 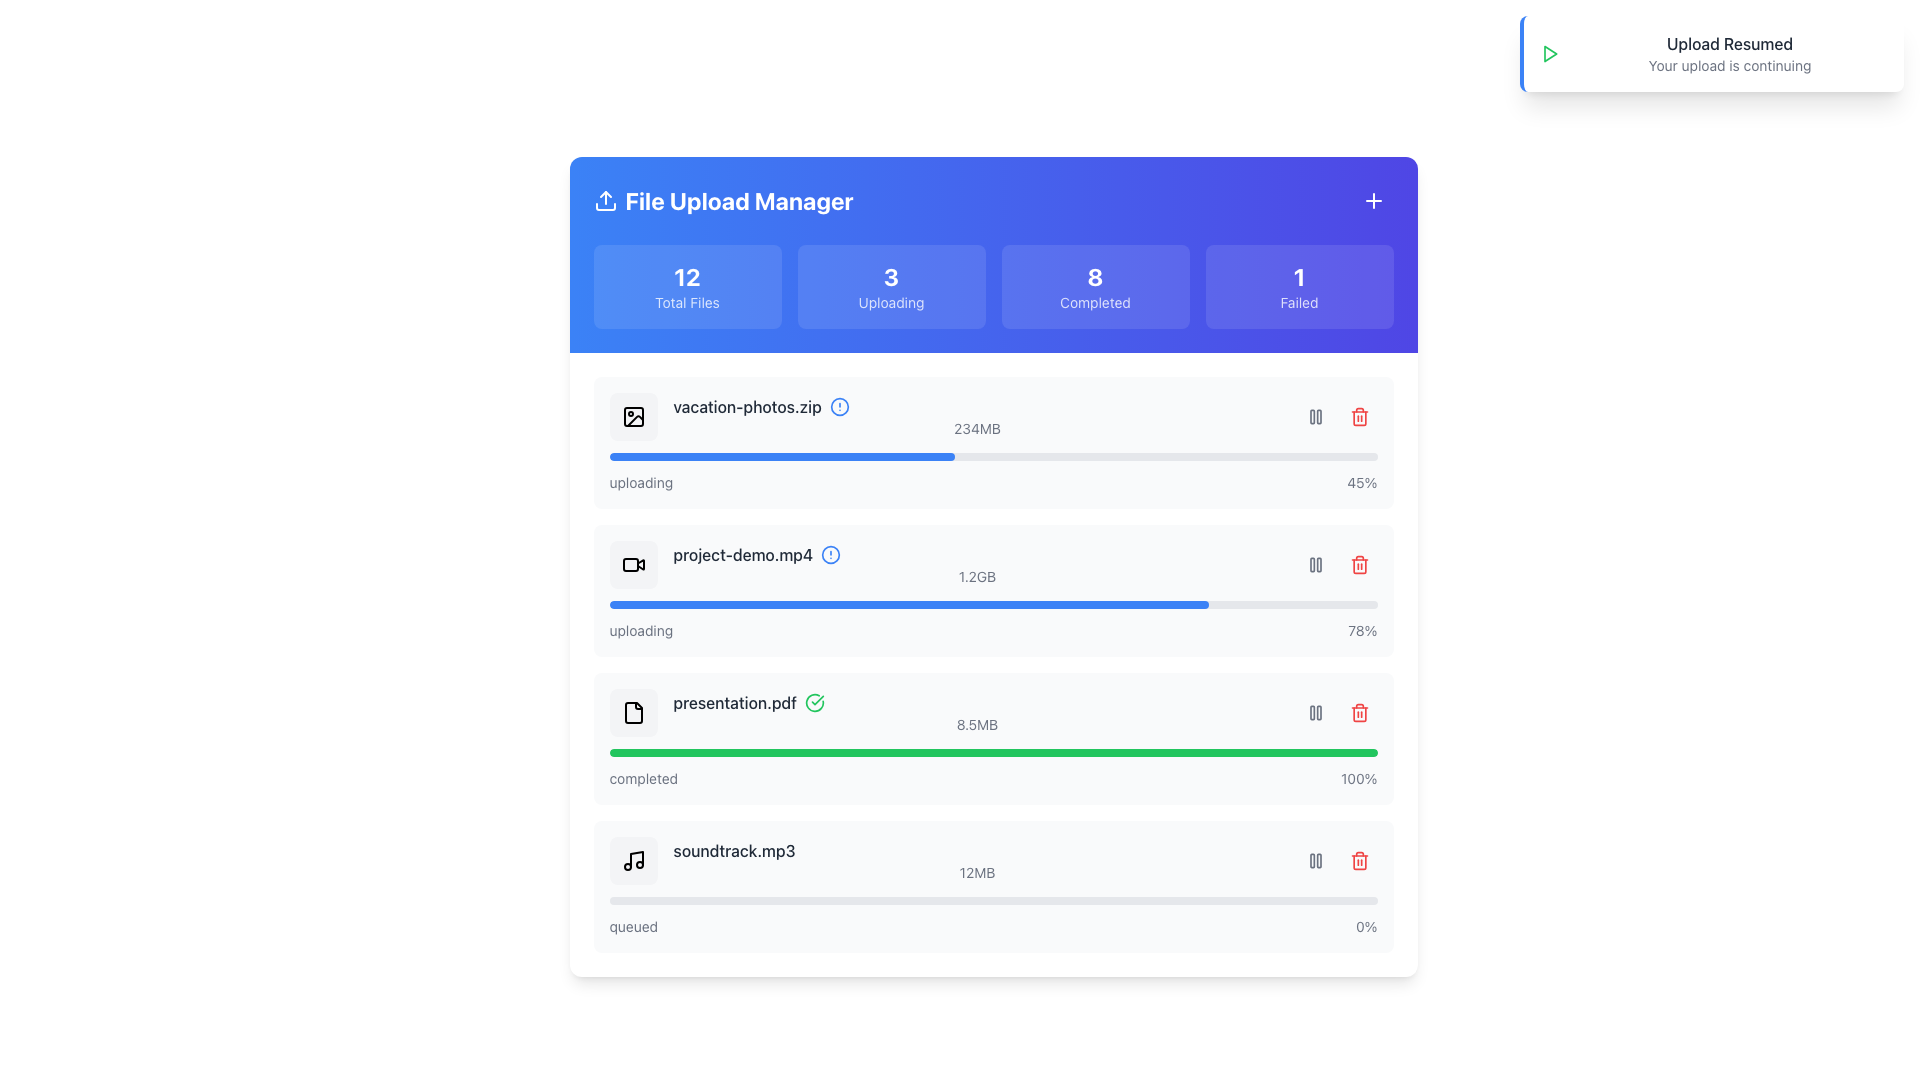 What do you see at coordinates (815, 701) in the screenshot?
I see `the status indicator icon located in the third row of the file list, next to the file name 'presentation.pdf', to signify that the file upload process is complete` at bounding box center [815, 701].